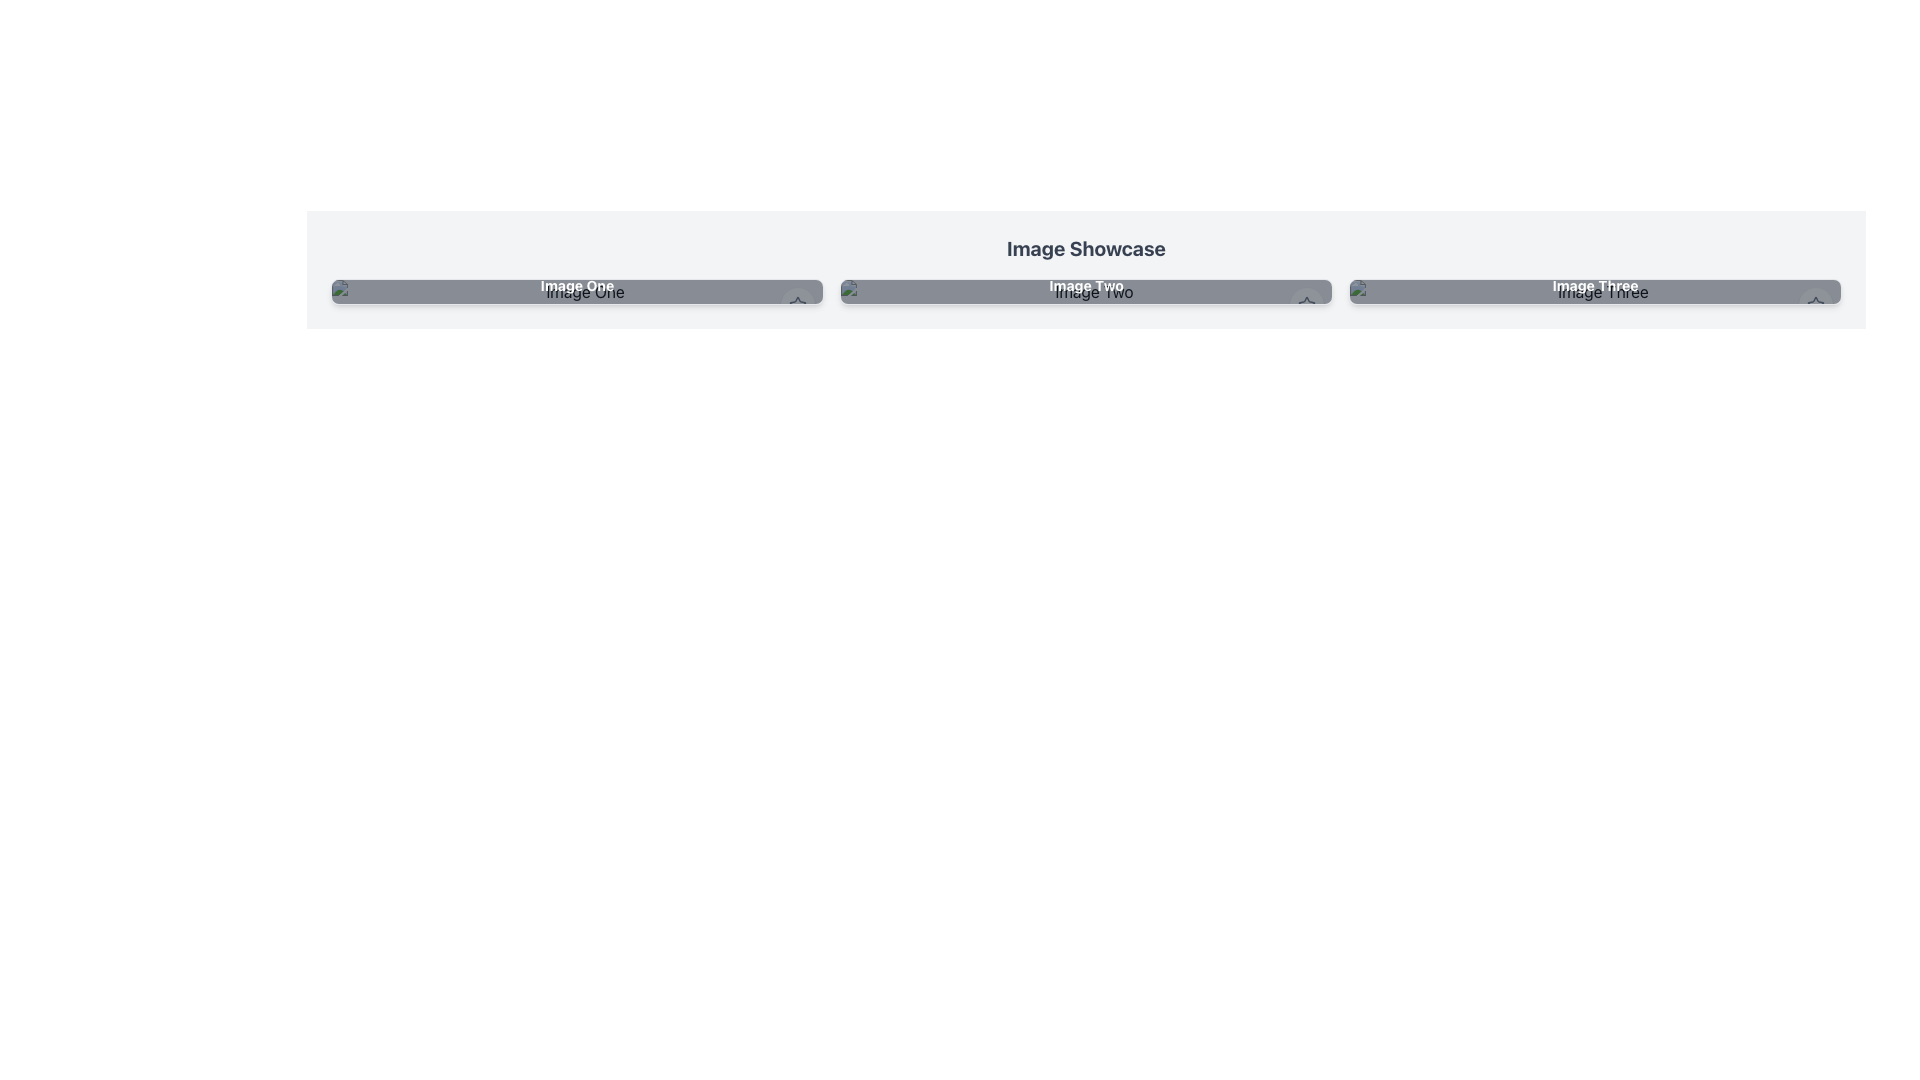  I want to click on the star-shaped button located at the top-right corner of the card labeled 'Image One' to mark or unmark it as a favorite, so click(796, 304).